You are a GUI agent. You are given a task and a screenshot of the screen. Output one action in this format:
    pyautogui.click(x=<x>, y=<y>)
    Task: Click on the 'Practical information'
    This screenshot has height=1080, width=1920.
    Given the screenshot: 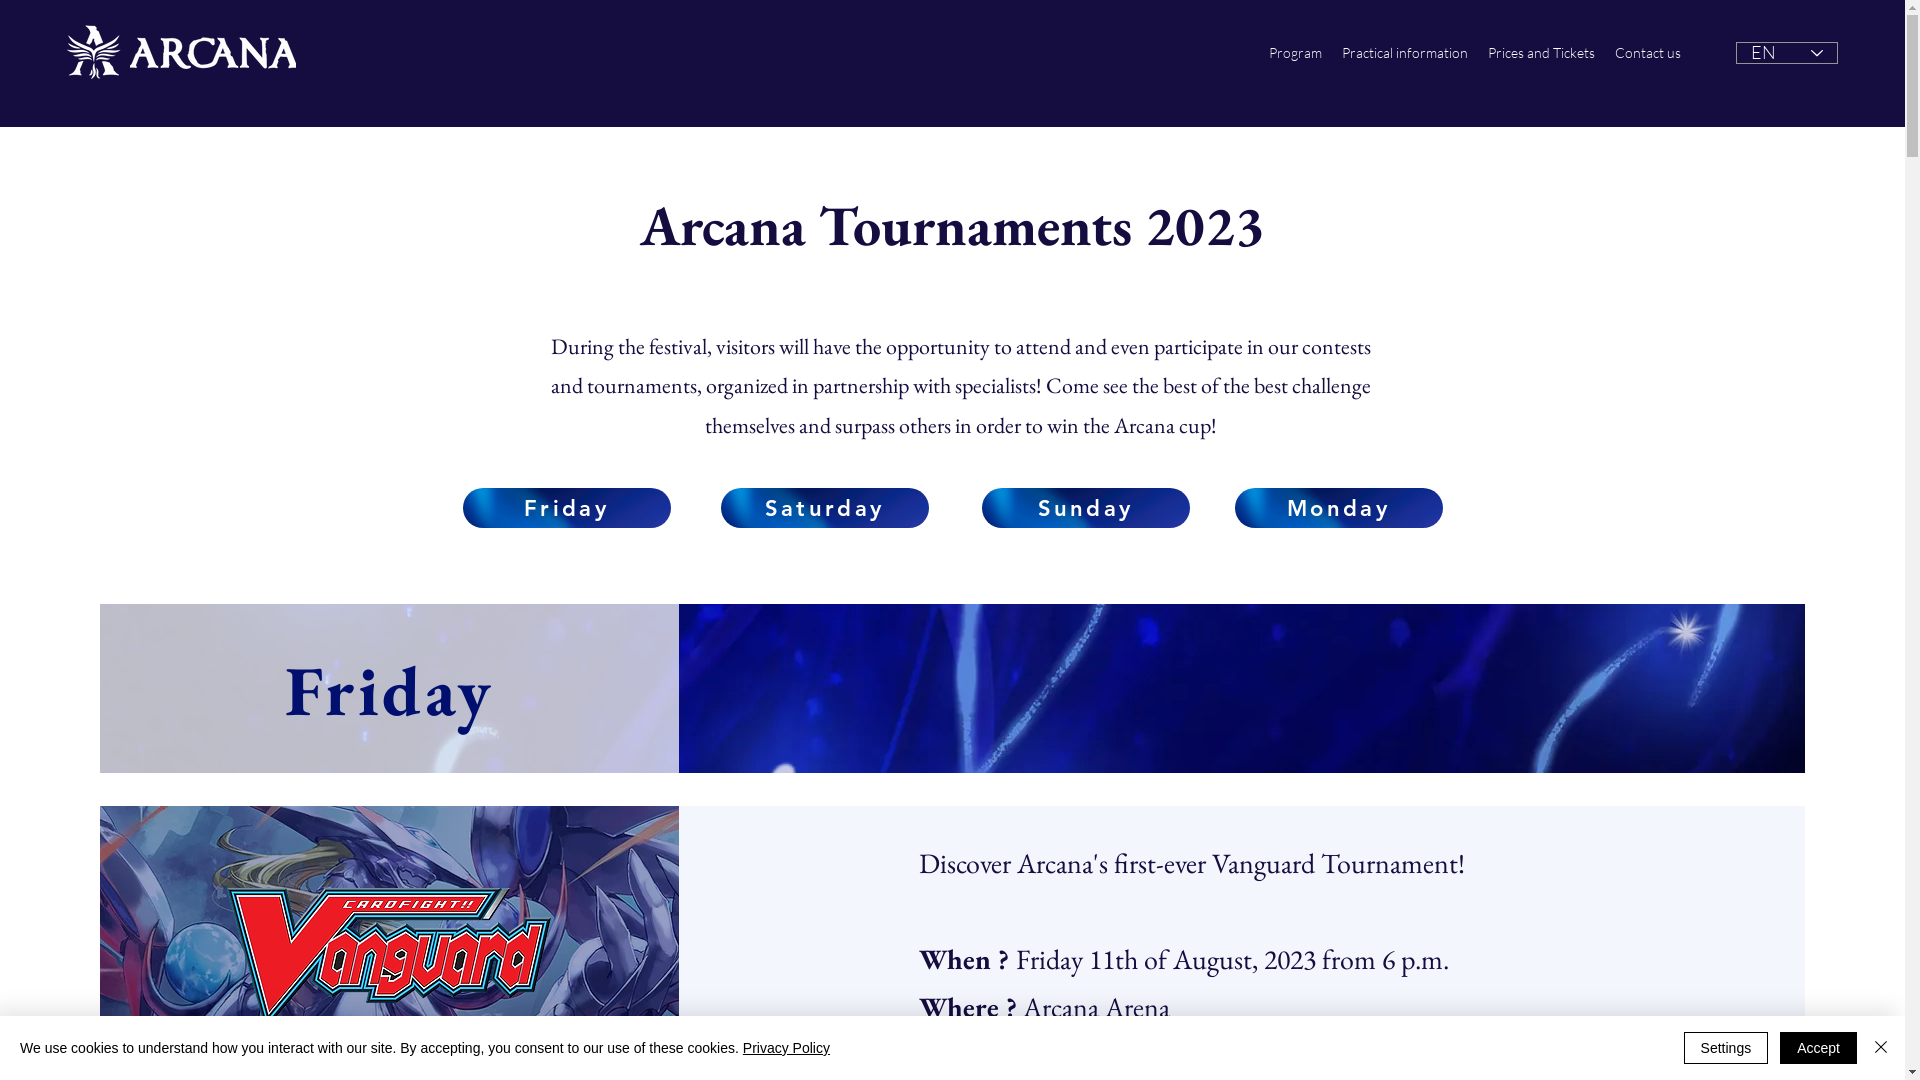 What is the action you would take?
    pyautogui.click(x=1404, y=52)
    